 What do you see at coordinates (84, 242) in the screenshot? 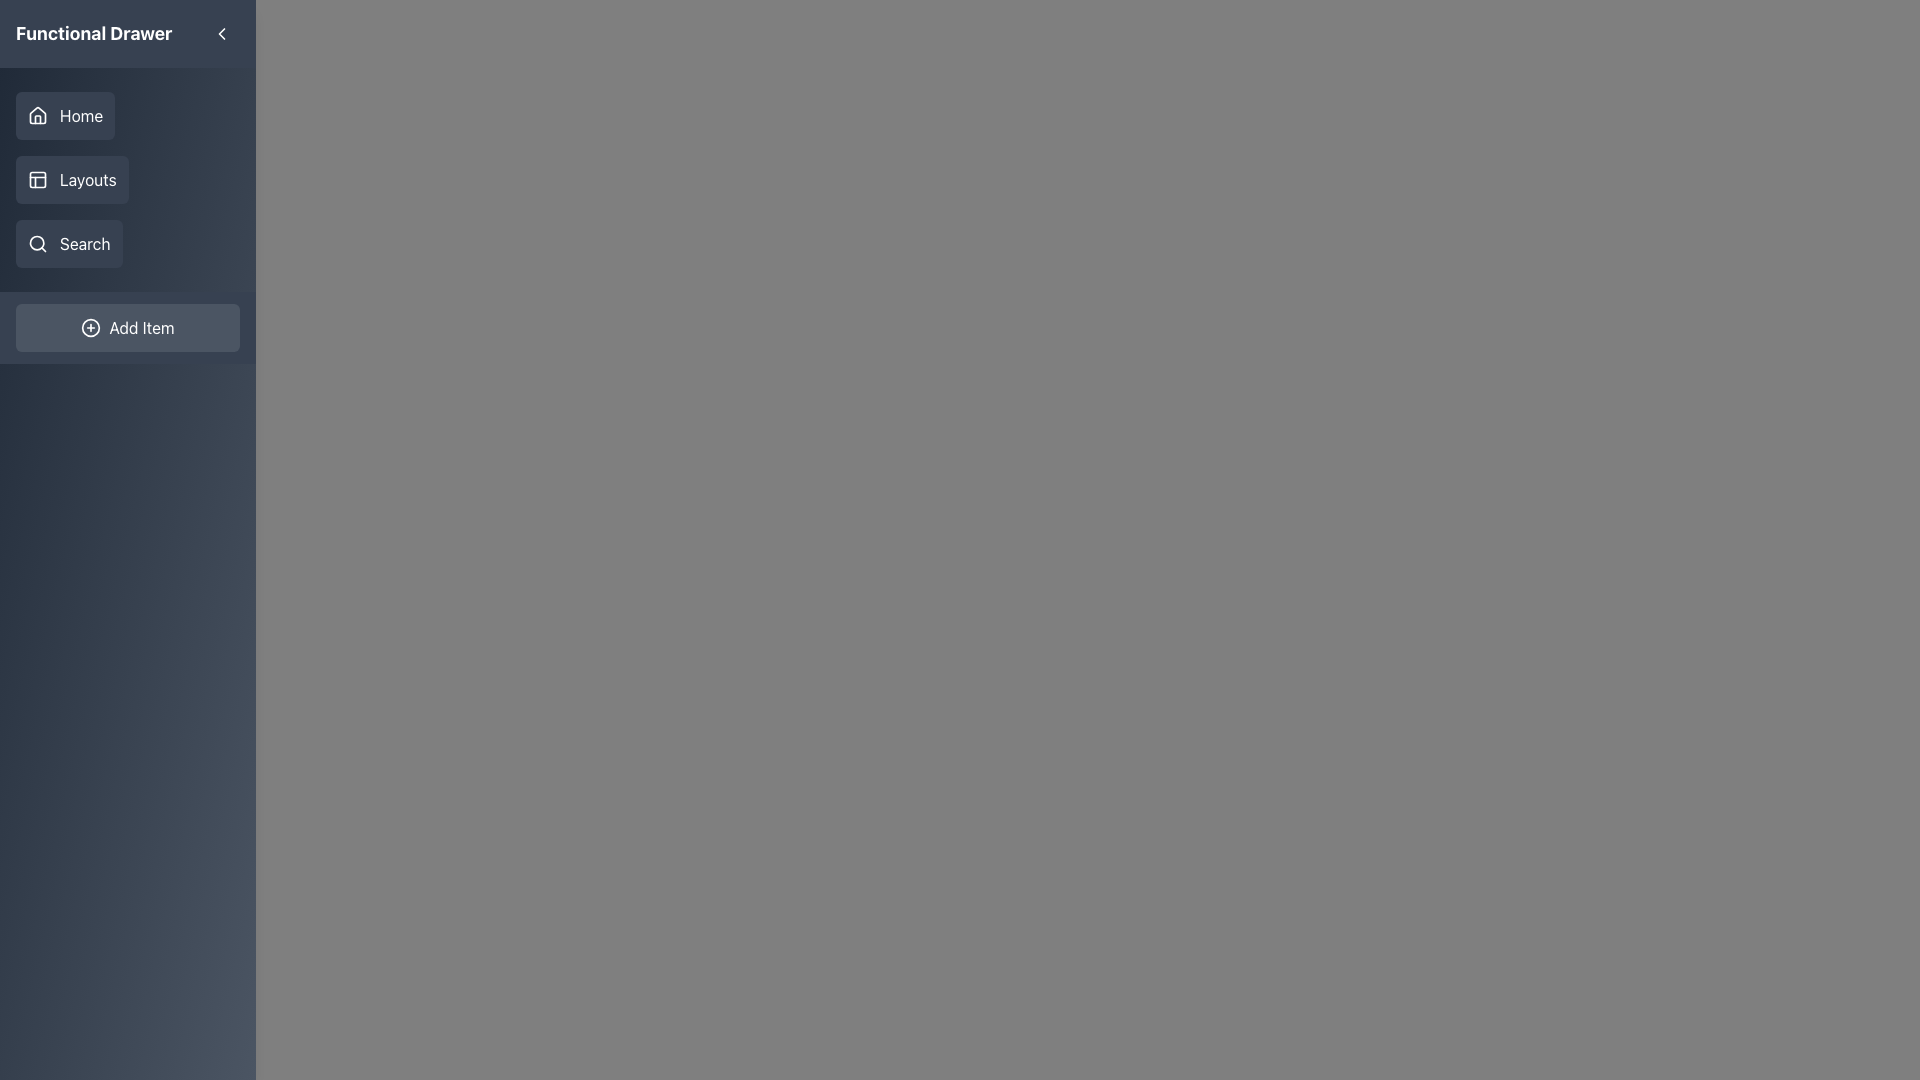
I see `text label displaying 'Search' in white against a dark background, located in the left-hand side navigation bar as the third entry in the menu` at bounding box center [84, 242].